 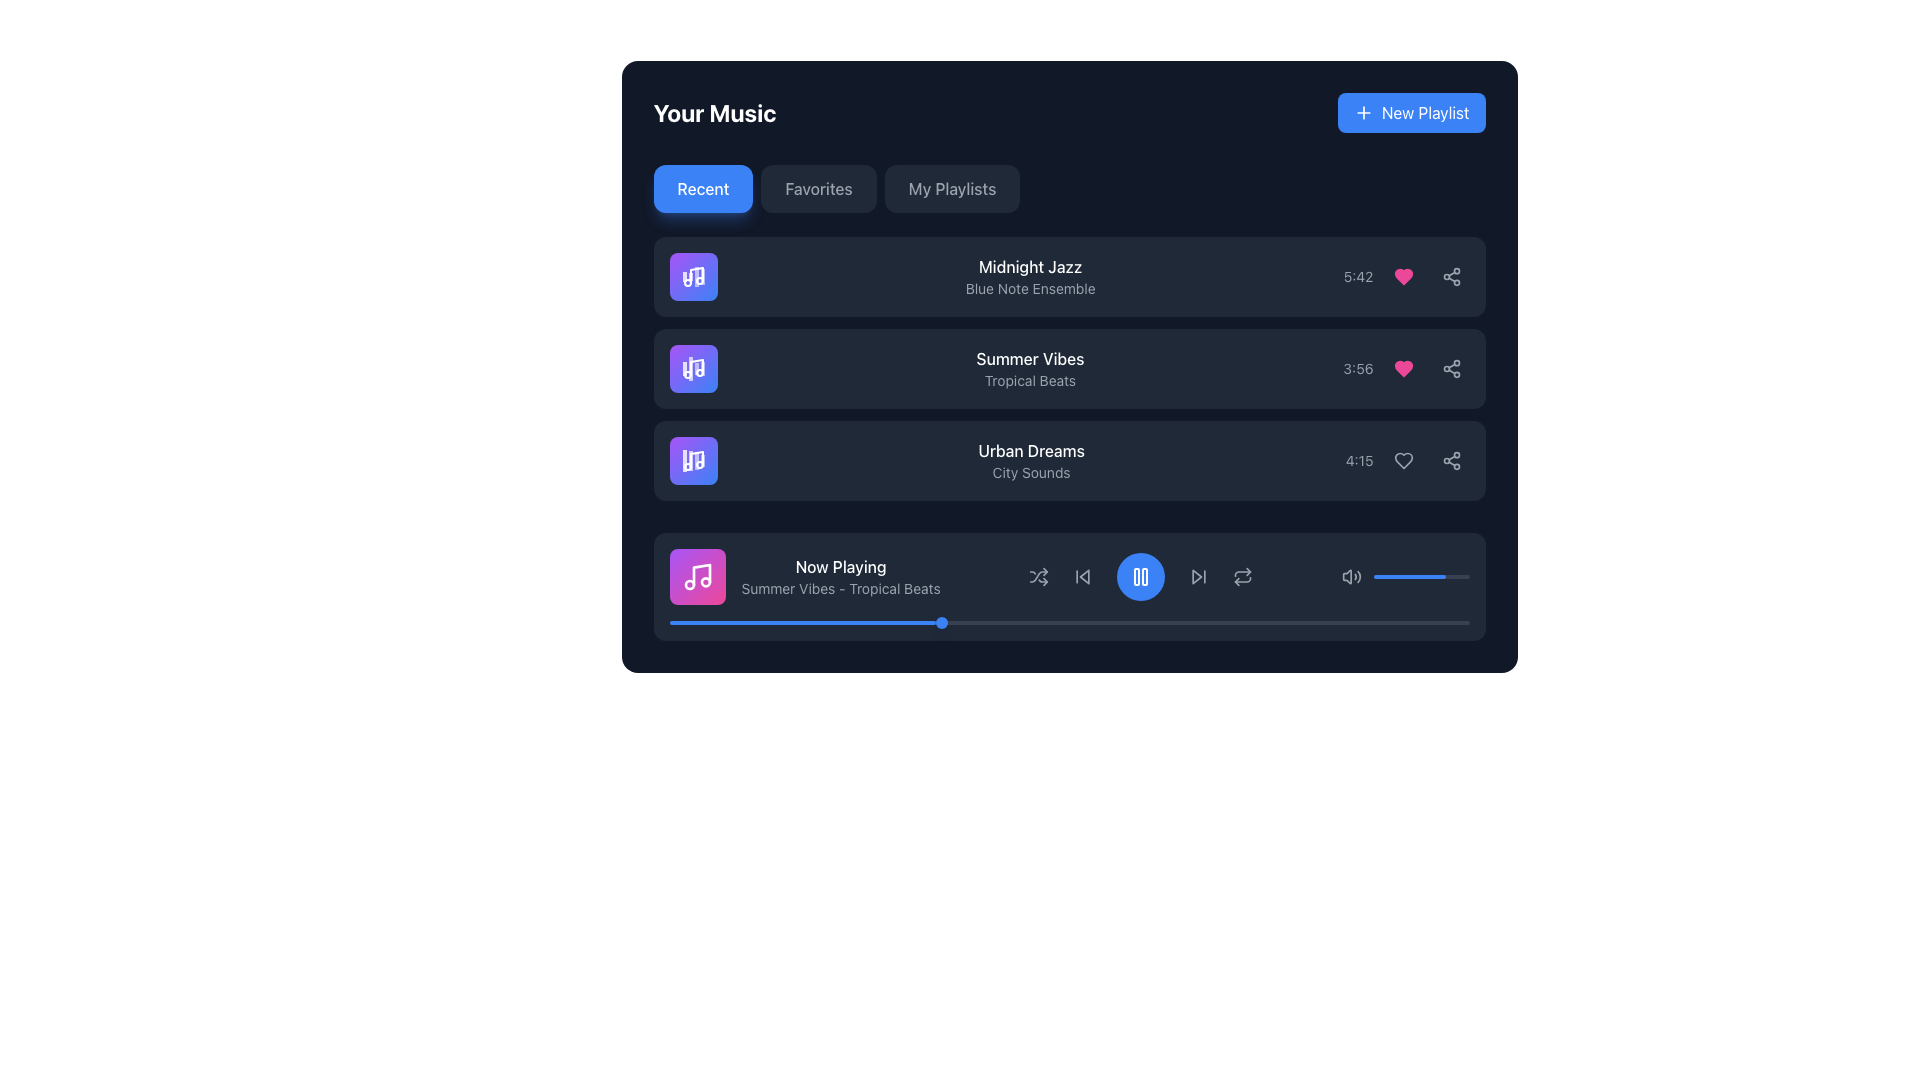 What do you see at coordinates (941, 622) in the screenshot?
I see `the interactive marker on the progress bar that visually represents the current progress, located at one-third of the bar's width from the left edge` at bounding box center [941, 622].